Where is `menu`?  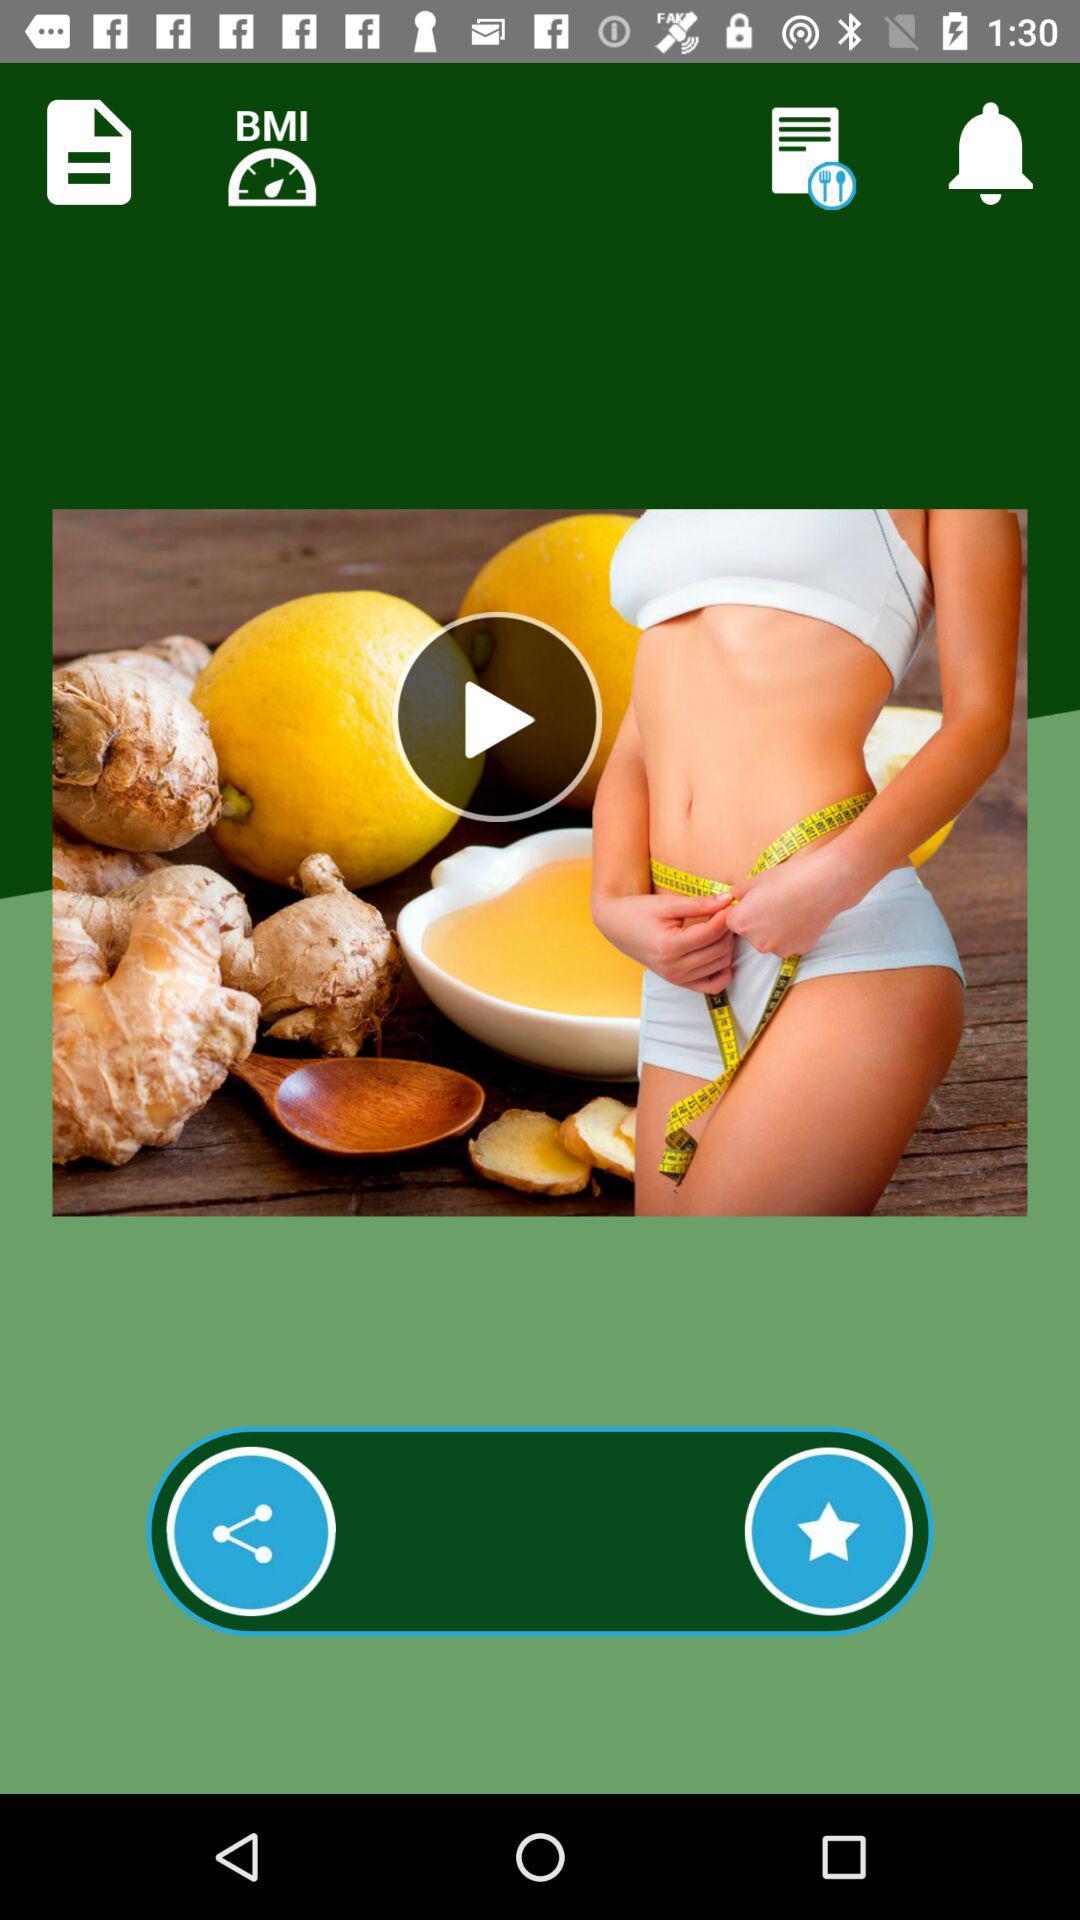
menu is located at coordinates (88, 151).